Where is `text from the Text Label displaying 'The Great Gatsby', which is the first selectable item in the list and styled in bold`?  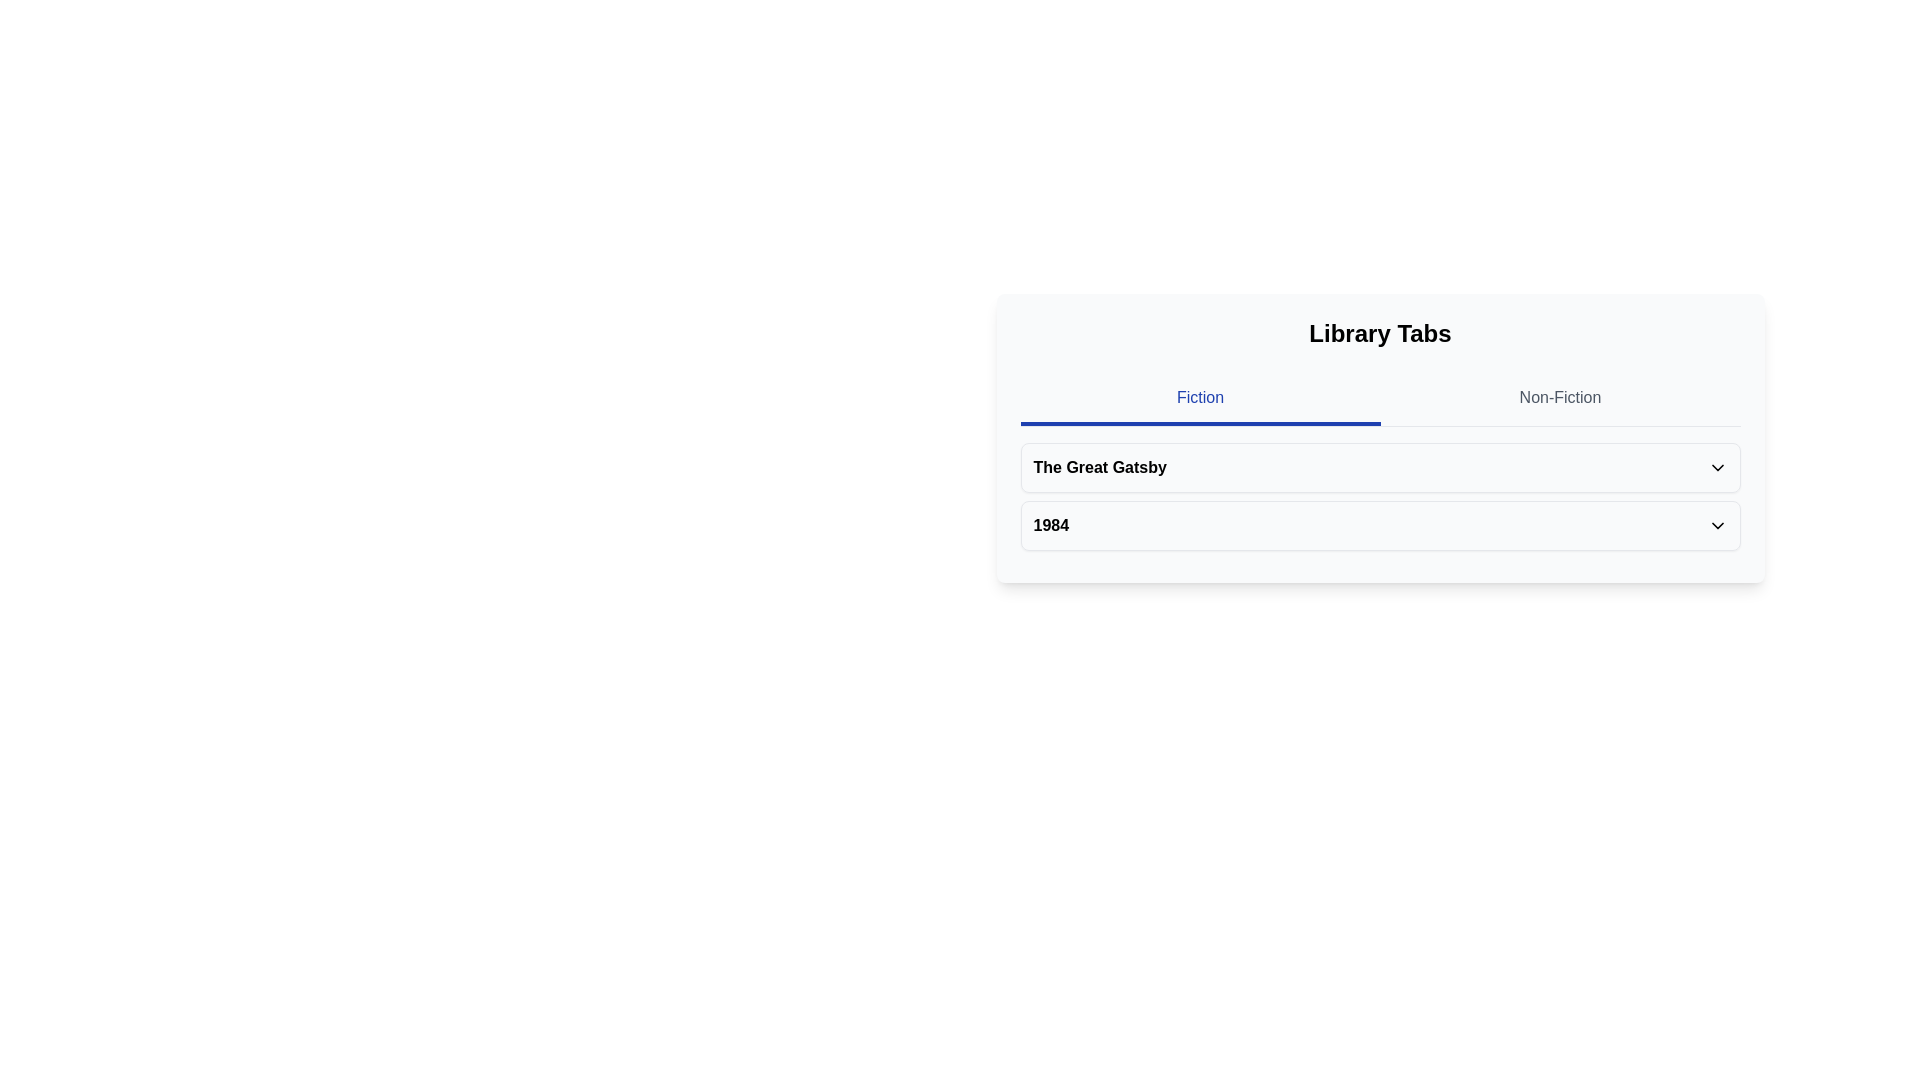 text from the Text Label displaying 'The Great Gatsby', which is the first selectable item in the list and styled in bold is located at coordinates (1099, 467).